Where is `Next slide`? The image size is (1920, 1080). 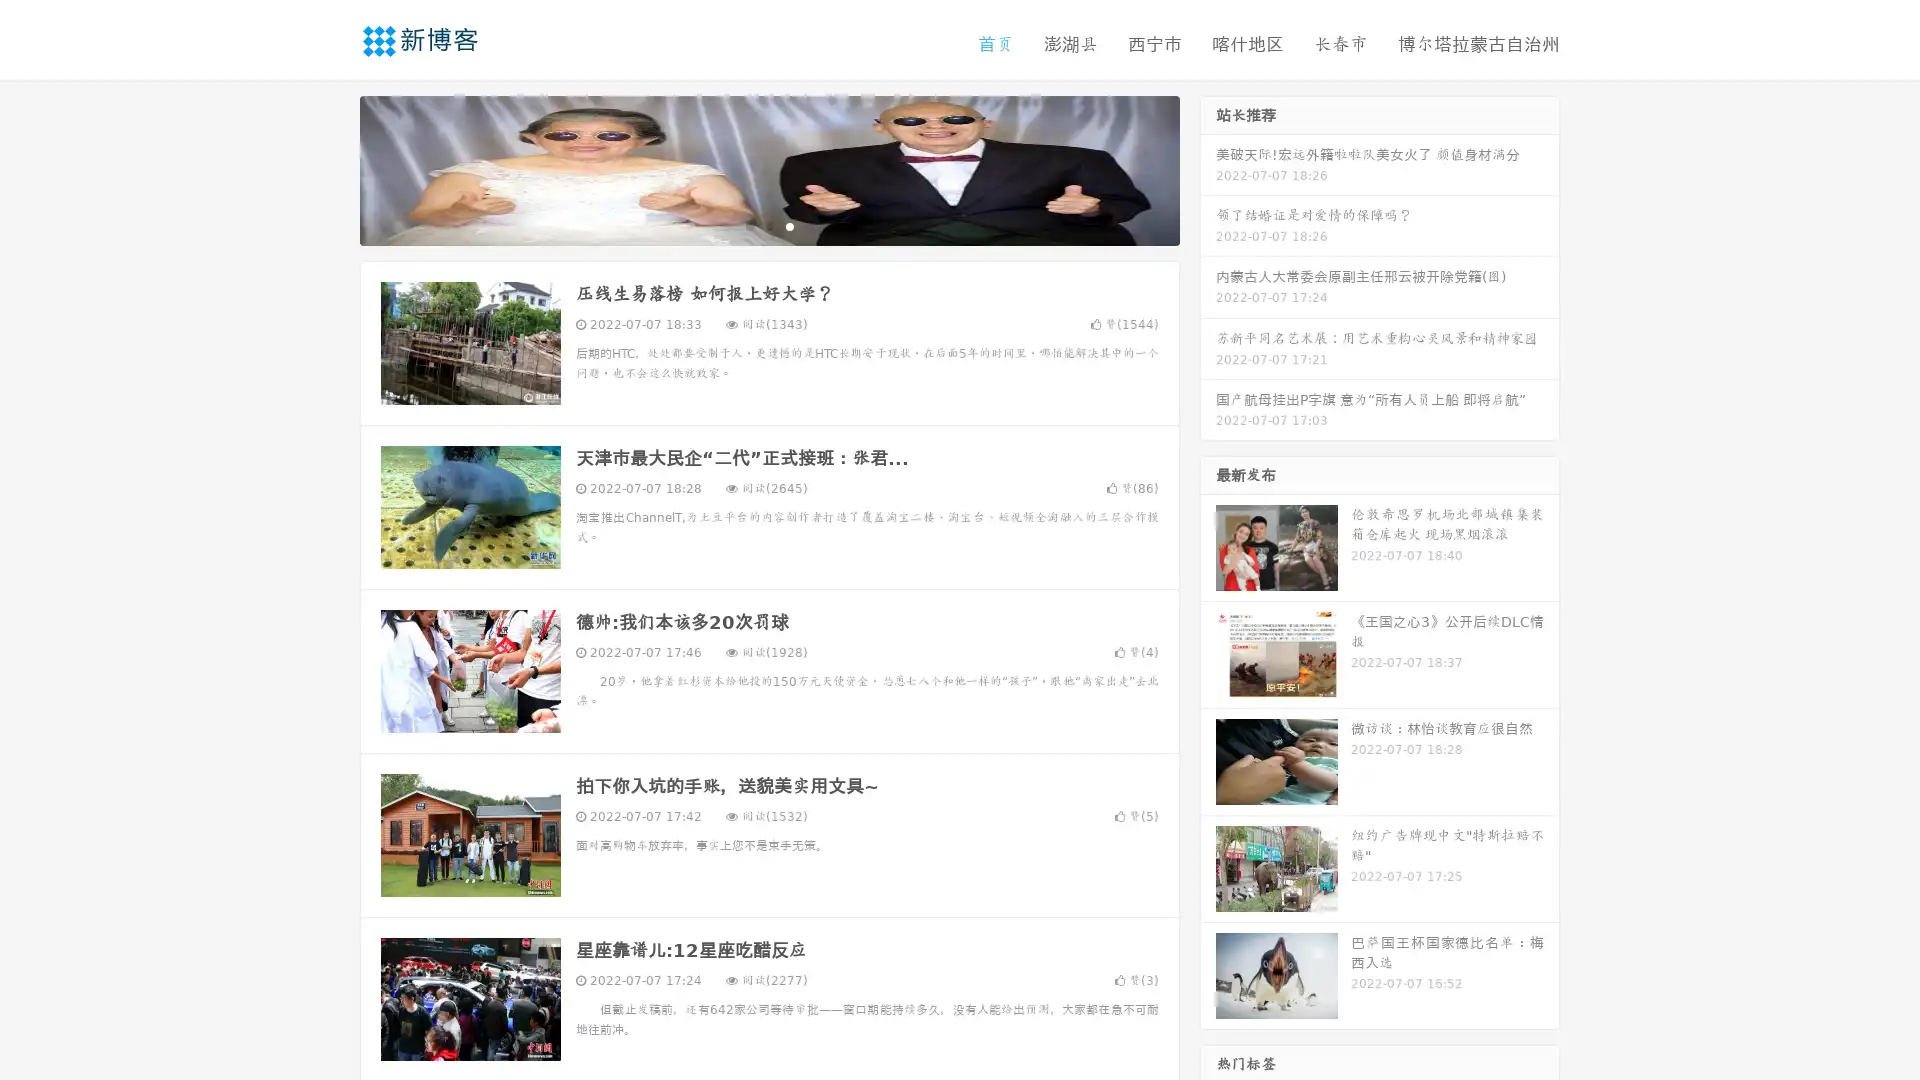 Next slide is located at coordinates (1208, 168).